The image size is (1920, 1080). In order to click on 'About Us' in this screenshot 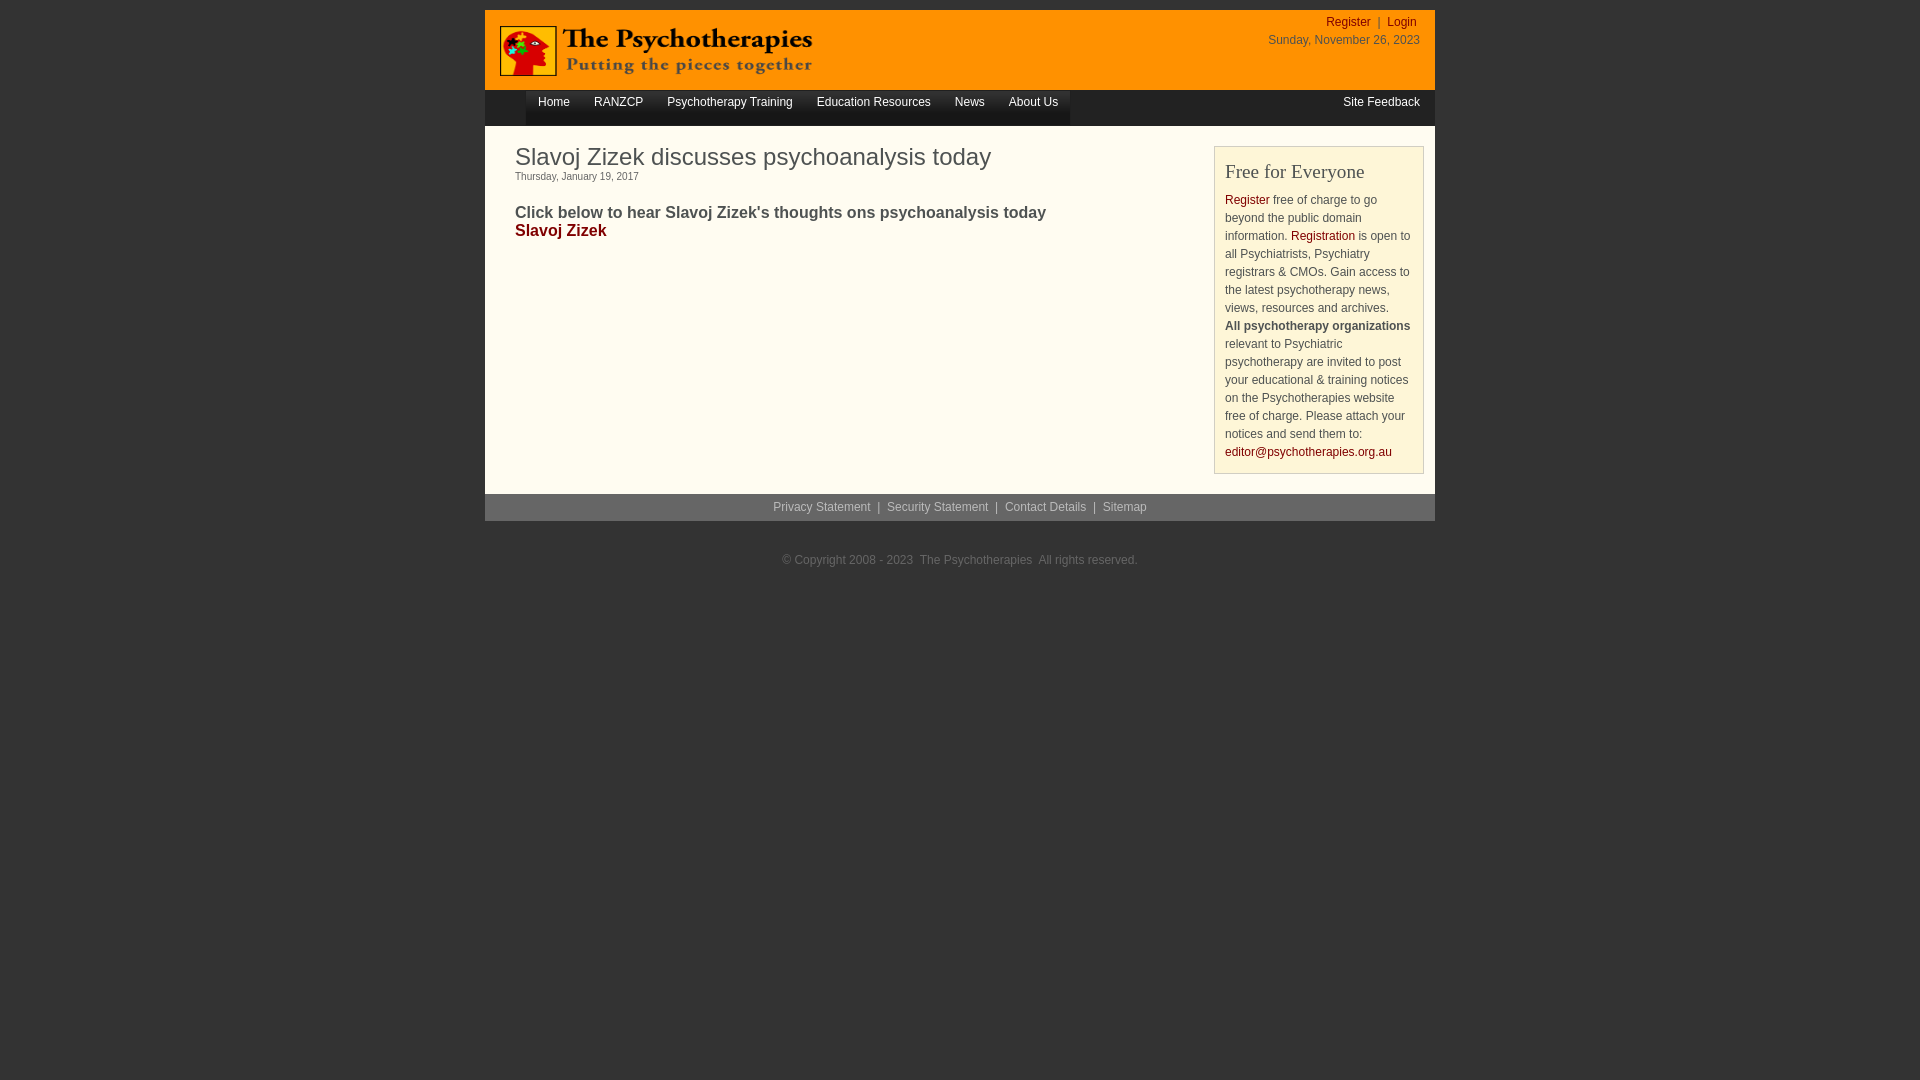, I will do `click(1033, 103)`.